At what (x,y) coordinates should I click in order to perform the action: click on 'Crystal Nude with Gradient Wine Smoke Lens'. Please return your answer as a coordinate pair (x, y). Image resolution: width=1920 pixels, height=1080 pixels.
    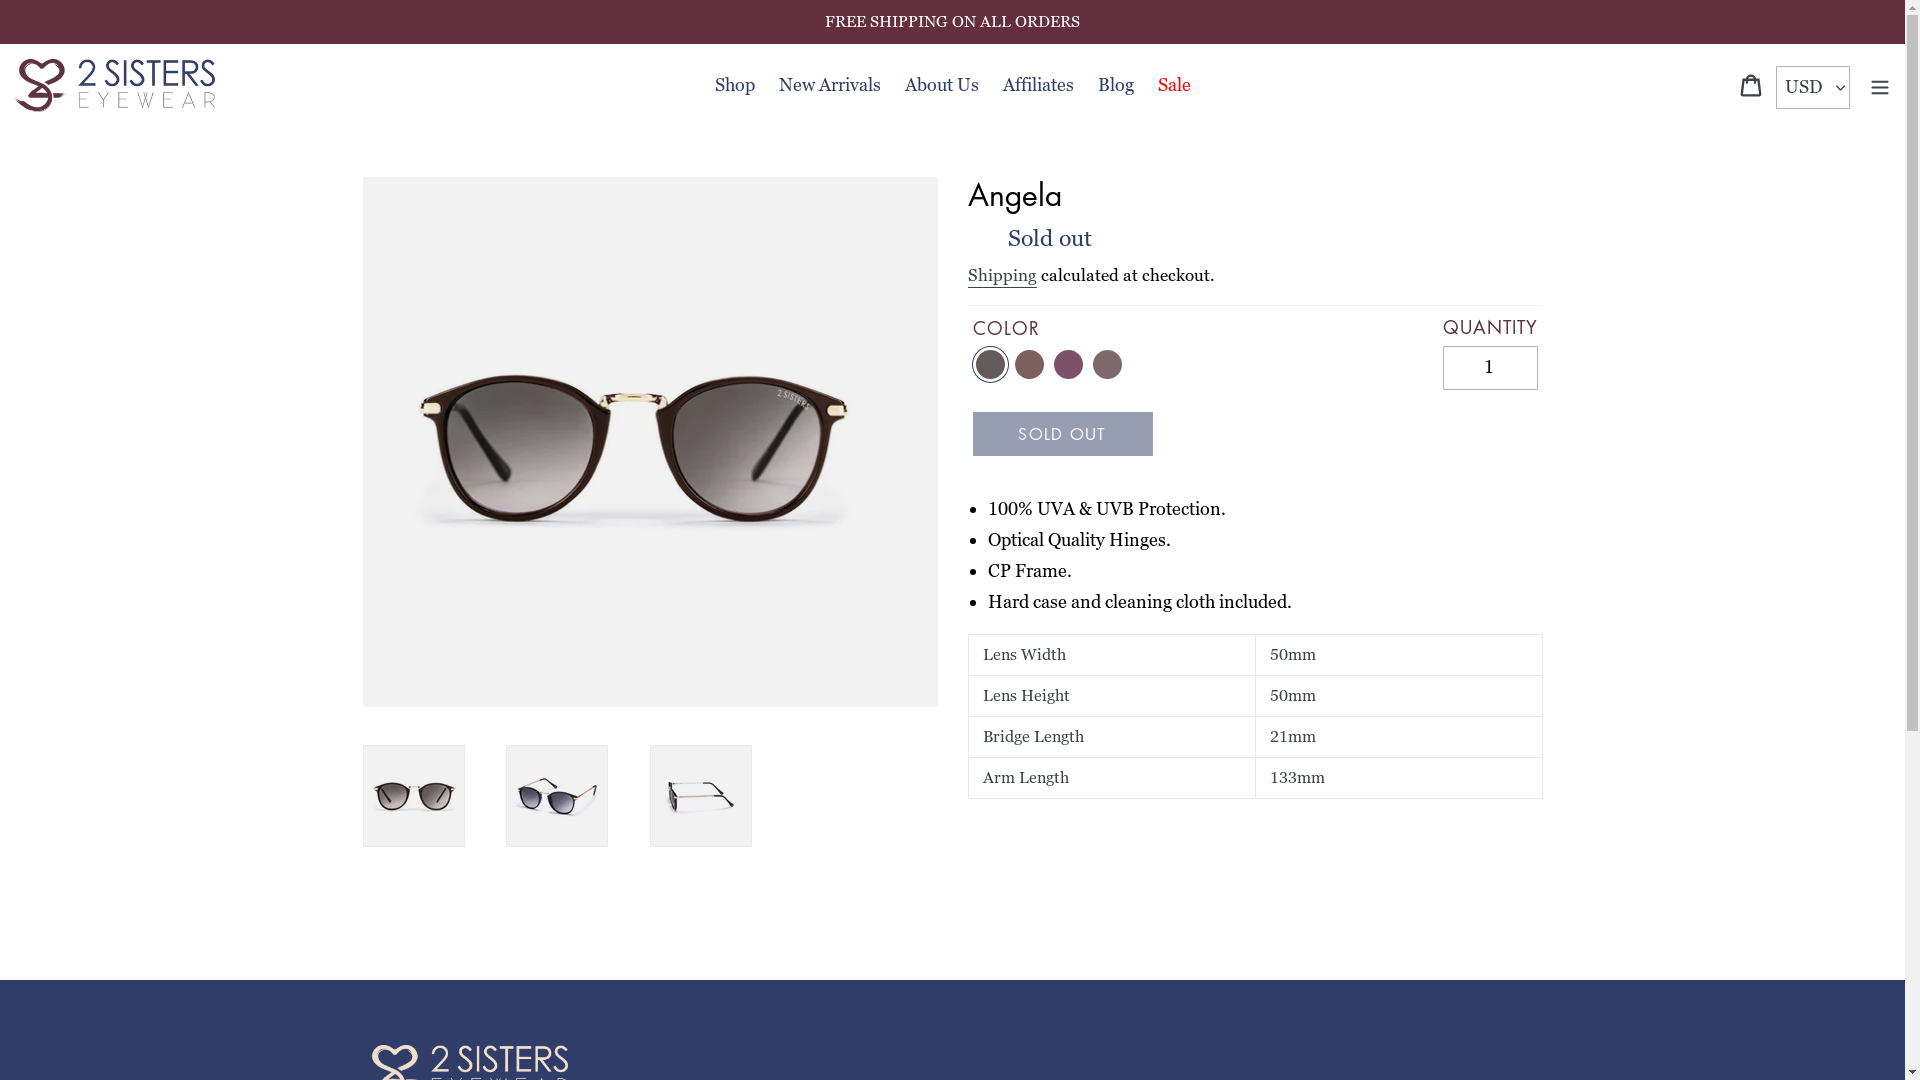
    Looking at the image, I should click on (1106, 364).